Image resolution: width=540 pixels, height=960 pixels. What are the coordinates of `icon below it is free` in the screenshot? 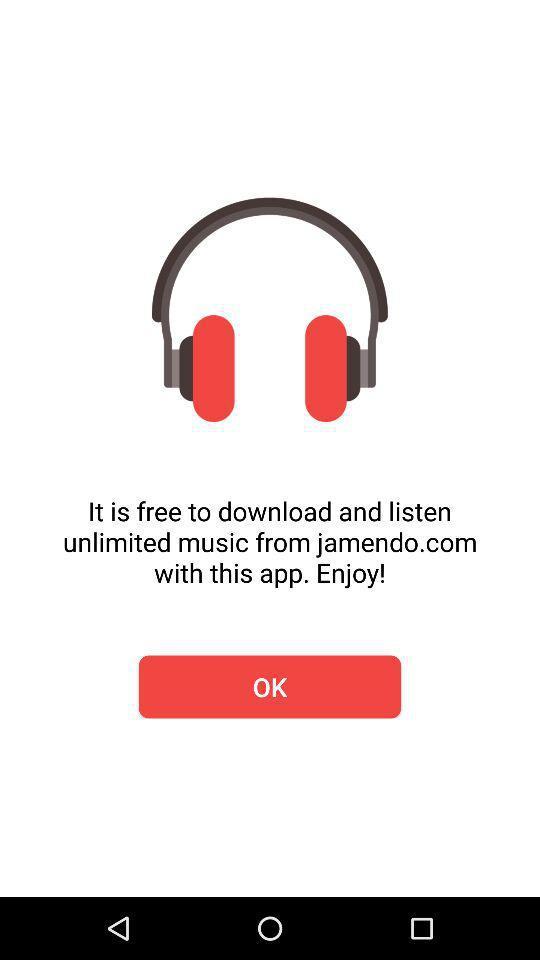 It's located at (270, 686).